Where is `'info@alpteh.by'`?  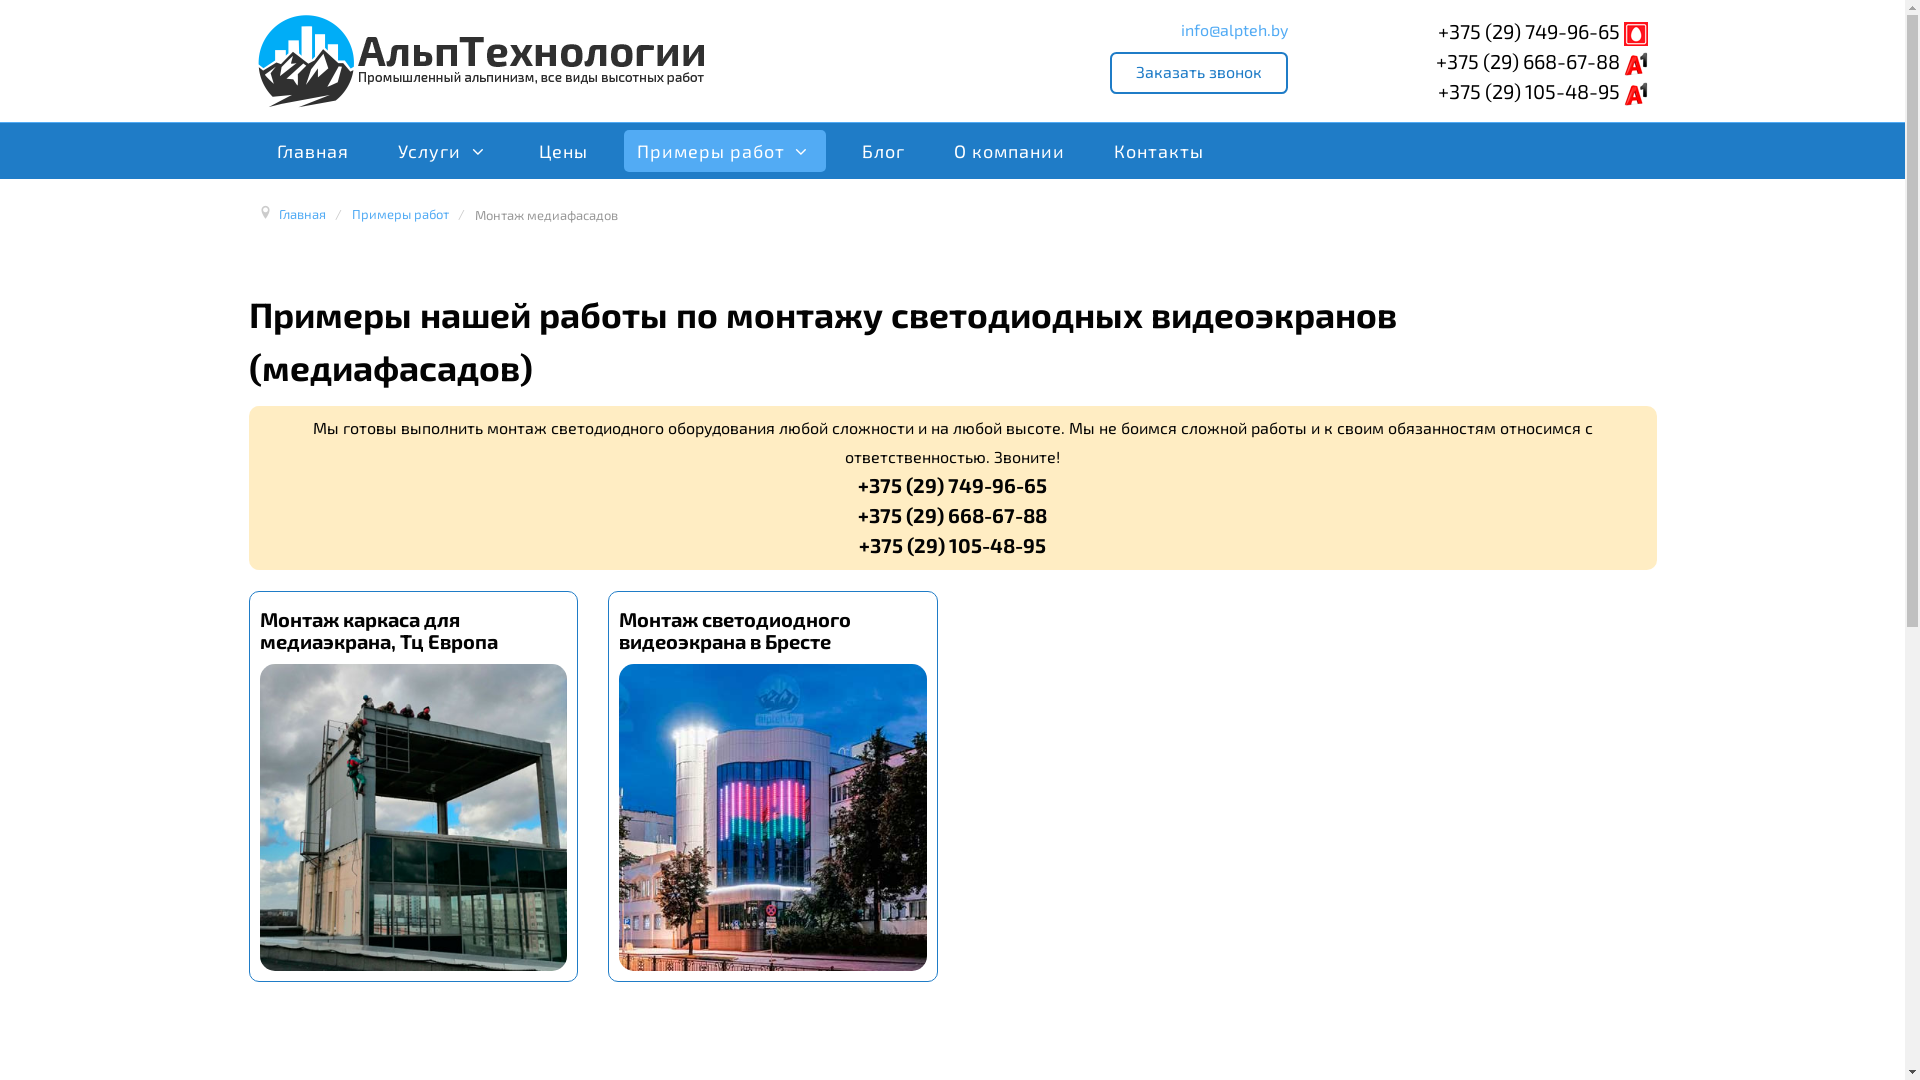
'info@alpteh.by' is located at coordinates (1233, 29).